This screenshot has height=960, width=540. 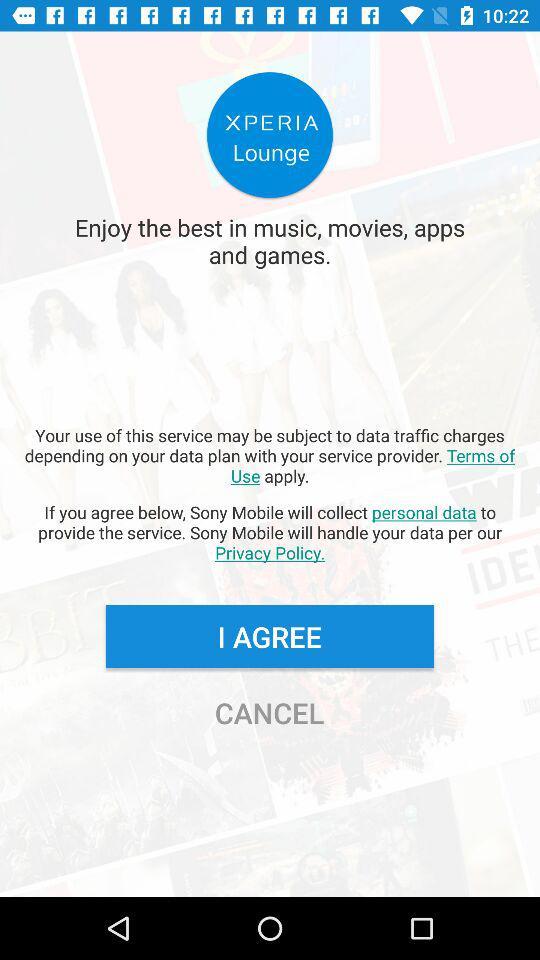 I want to click on the cancel, so click(x=269, y=712).